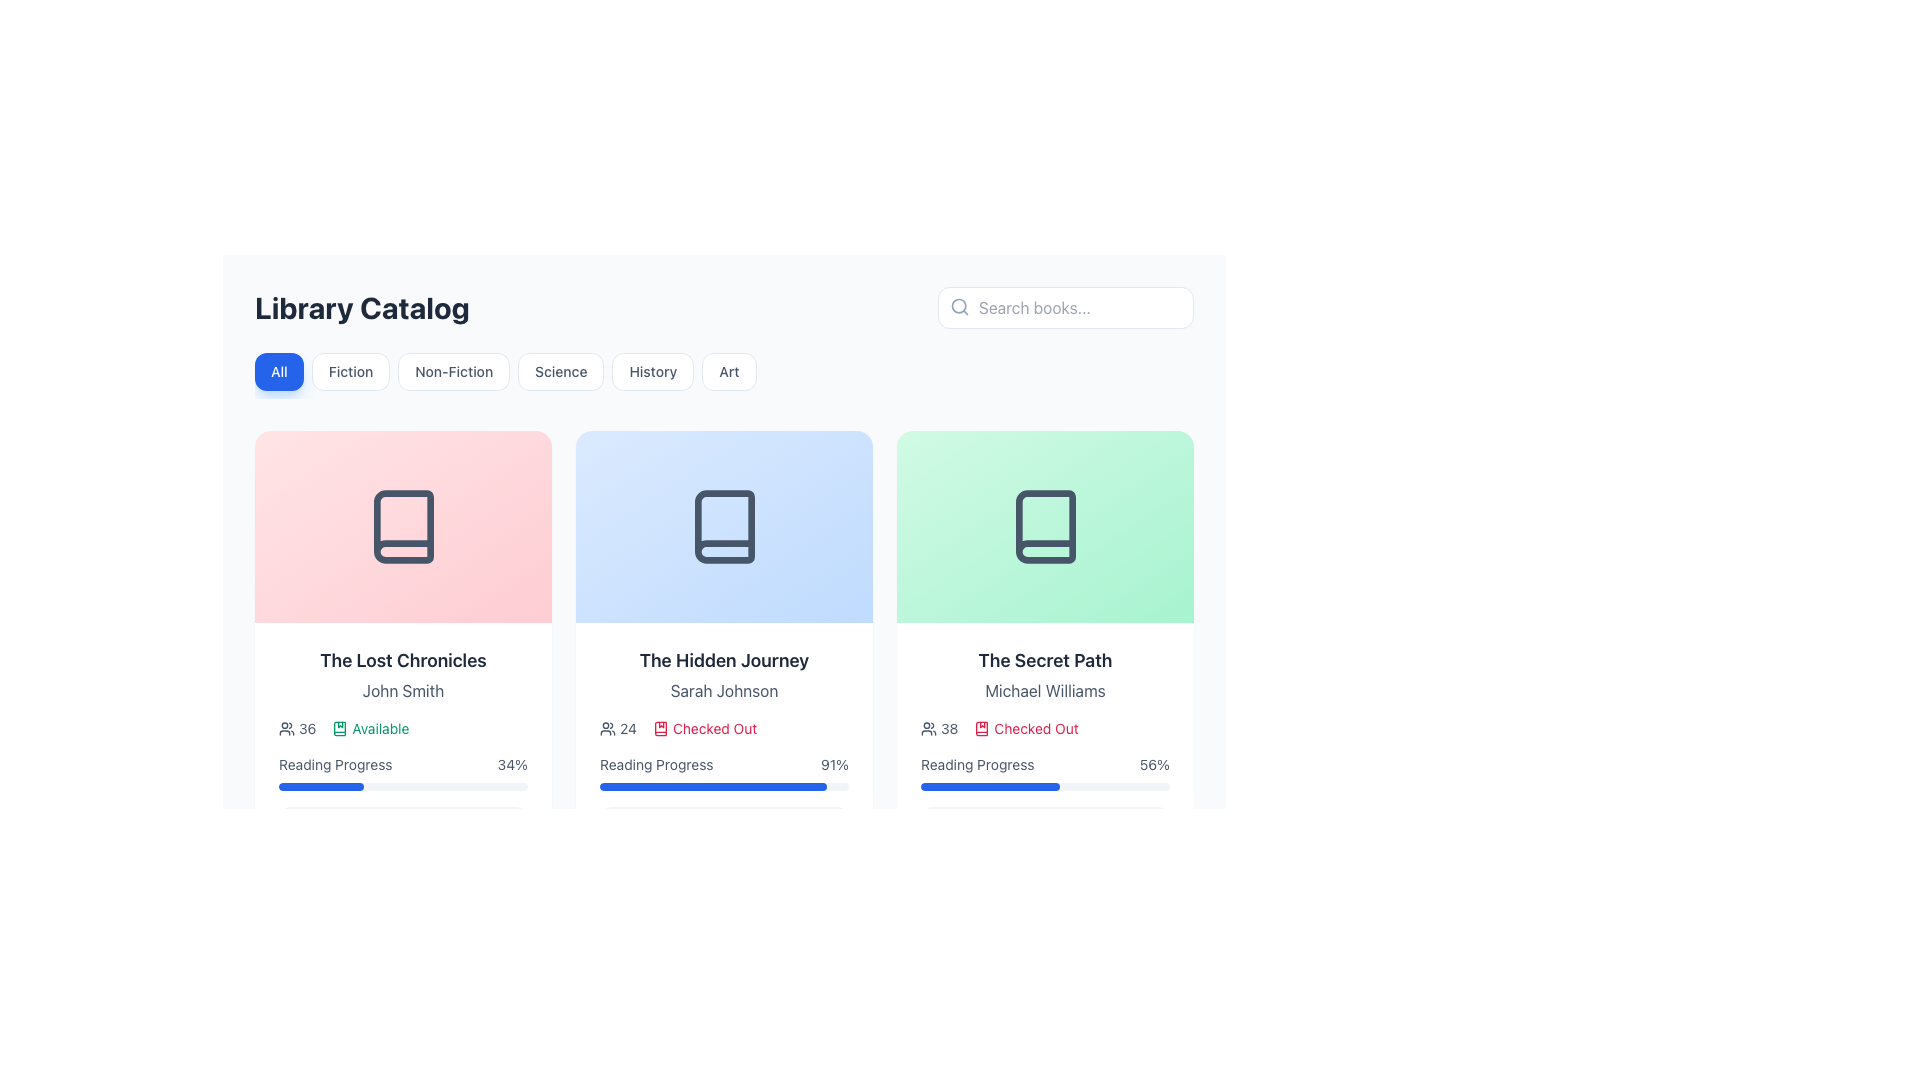 Image resolution: width=1920 pixels, height=1080 pixels. Describe the element at coordinates (402, 771) in the screenshot. I see `the progress bar that displays 'Reading Progress' and '34%', located below the availability status and user count in the details of 'The Lost Chronicles'` at that location.